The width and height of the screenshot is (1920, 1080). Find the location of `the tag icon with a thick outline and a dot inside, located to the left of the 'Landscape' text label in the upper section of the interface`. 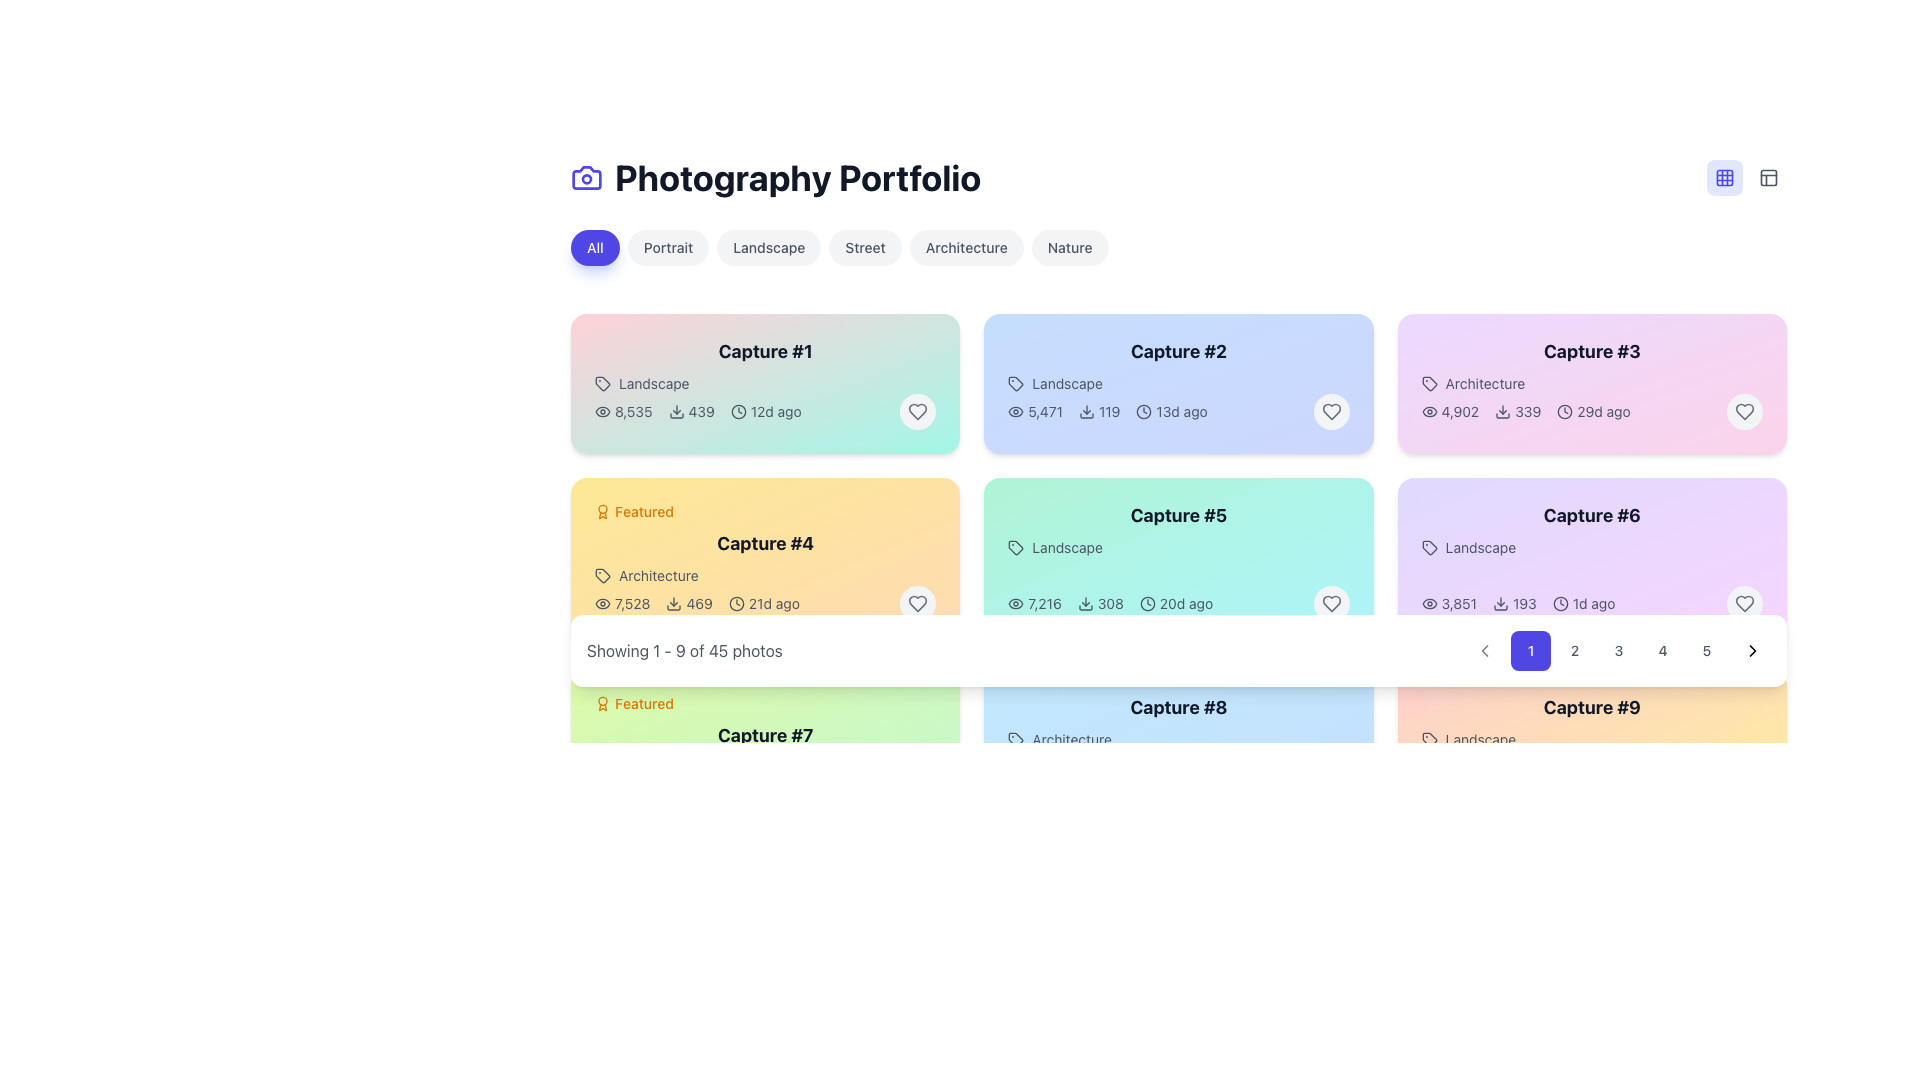

the tag icon with a thick outline and a dot inside, located to the left of the 'Landscape' text label in the upper section of the interface is located at coordinates (1428, 740).